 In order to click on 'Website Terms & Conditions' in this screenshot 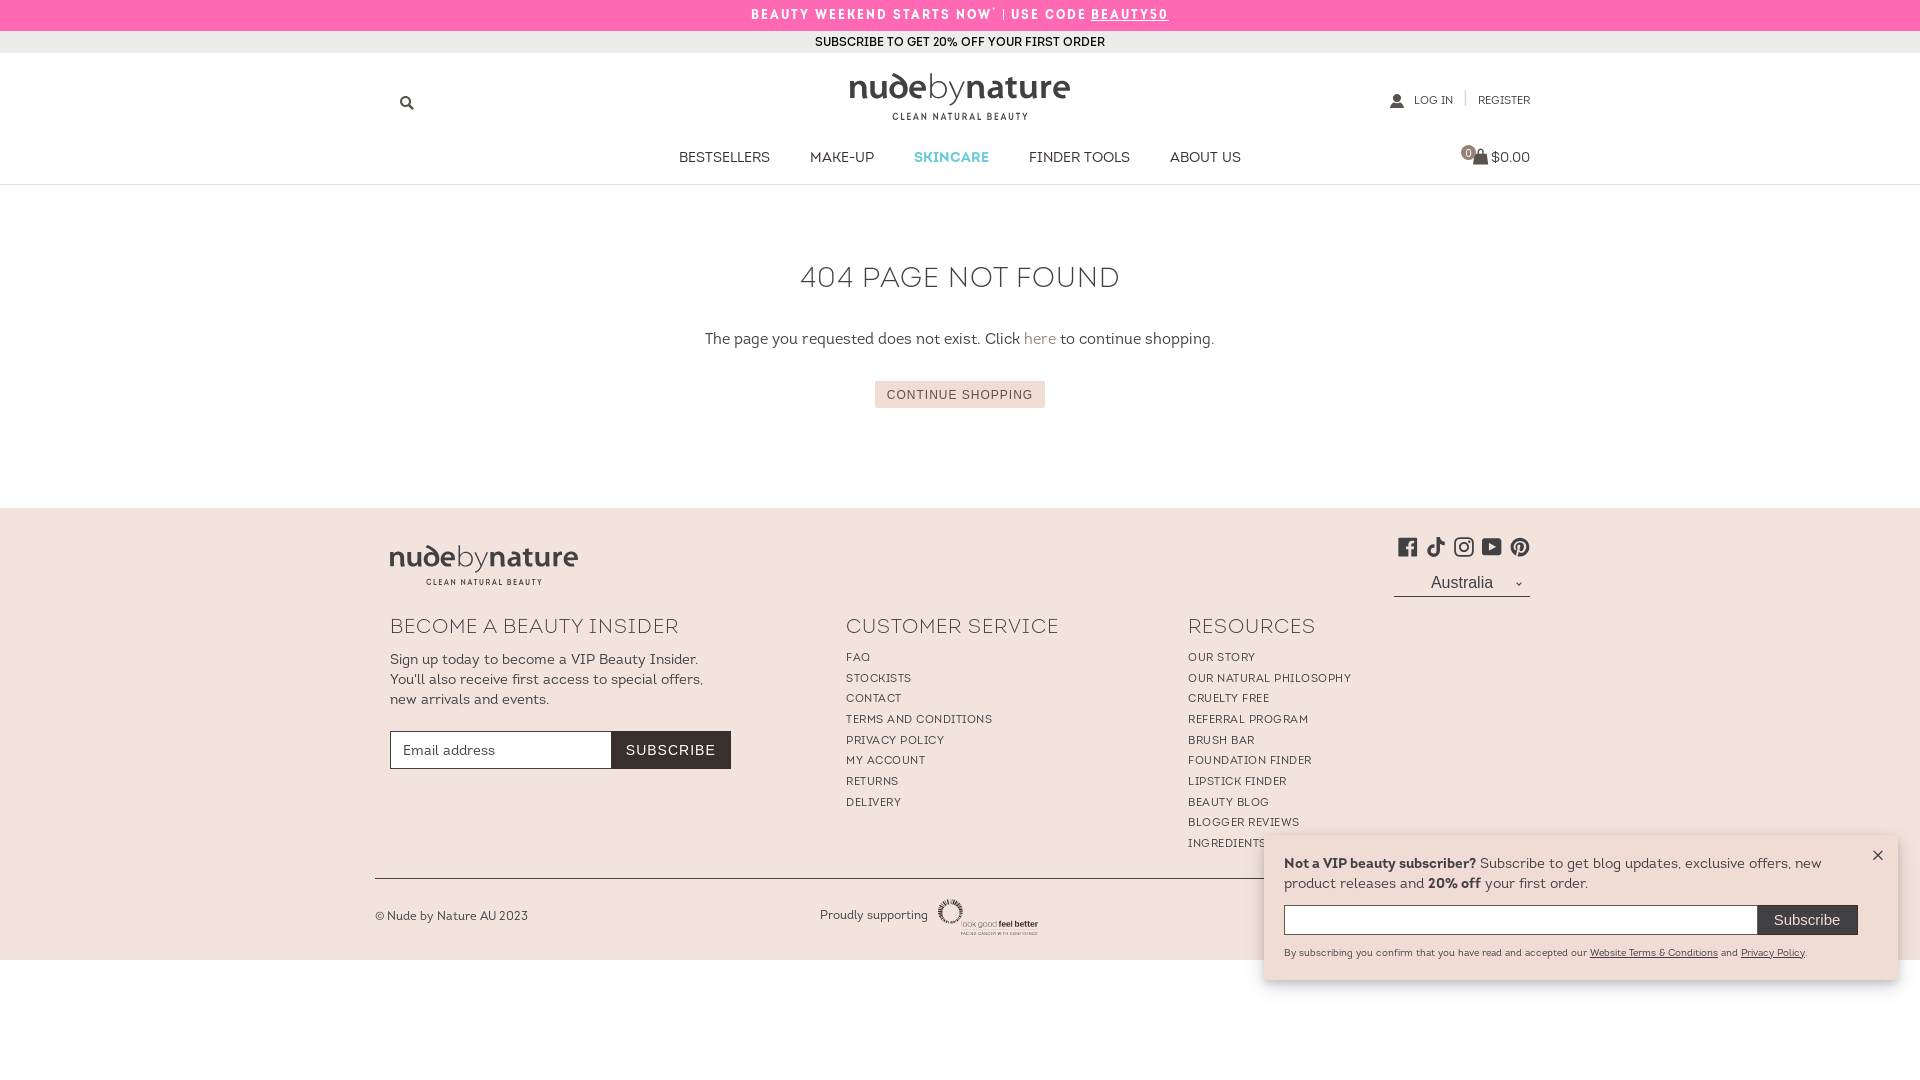, I will do `click(1654, 952)`.